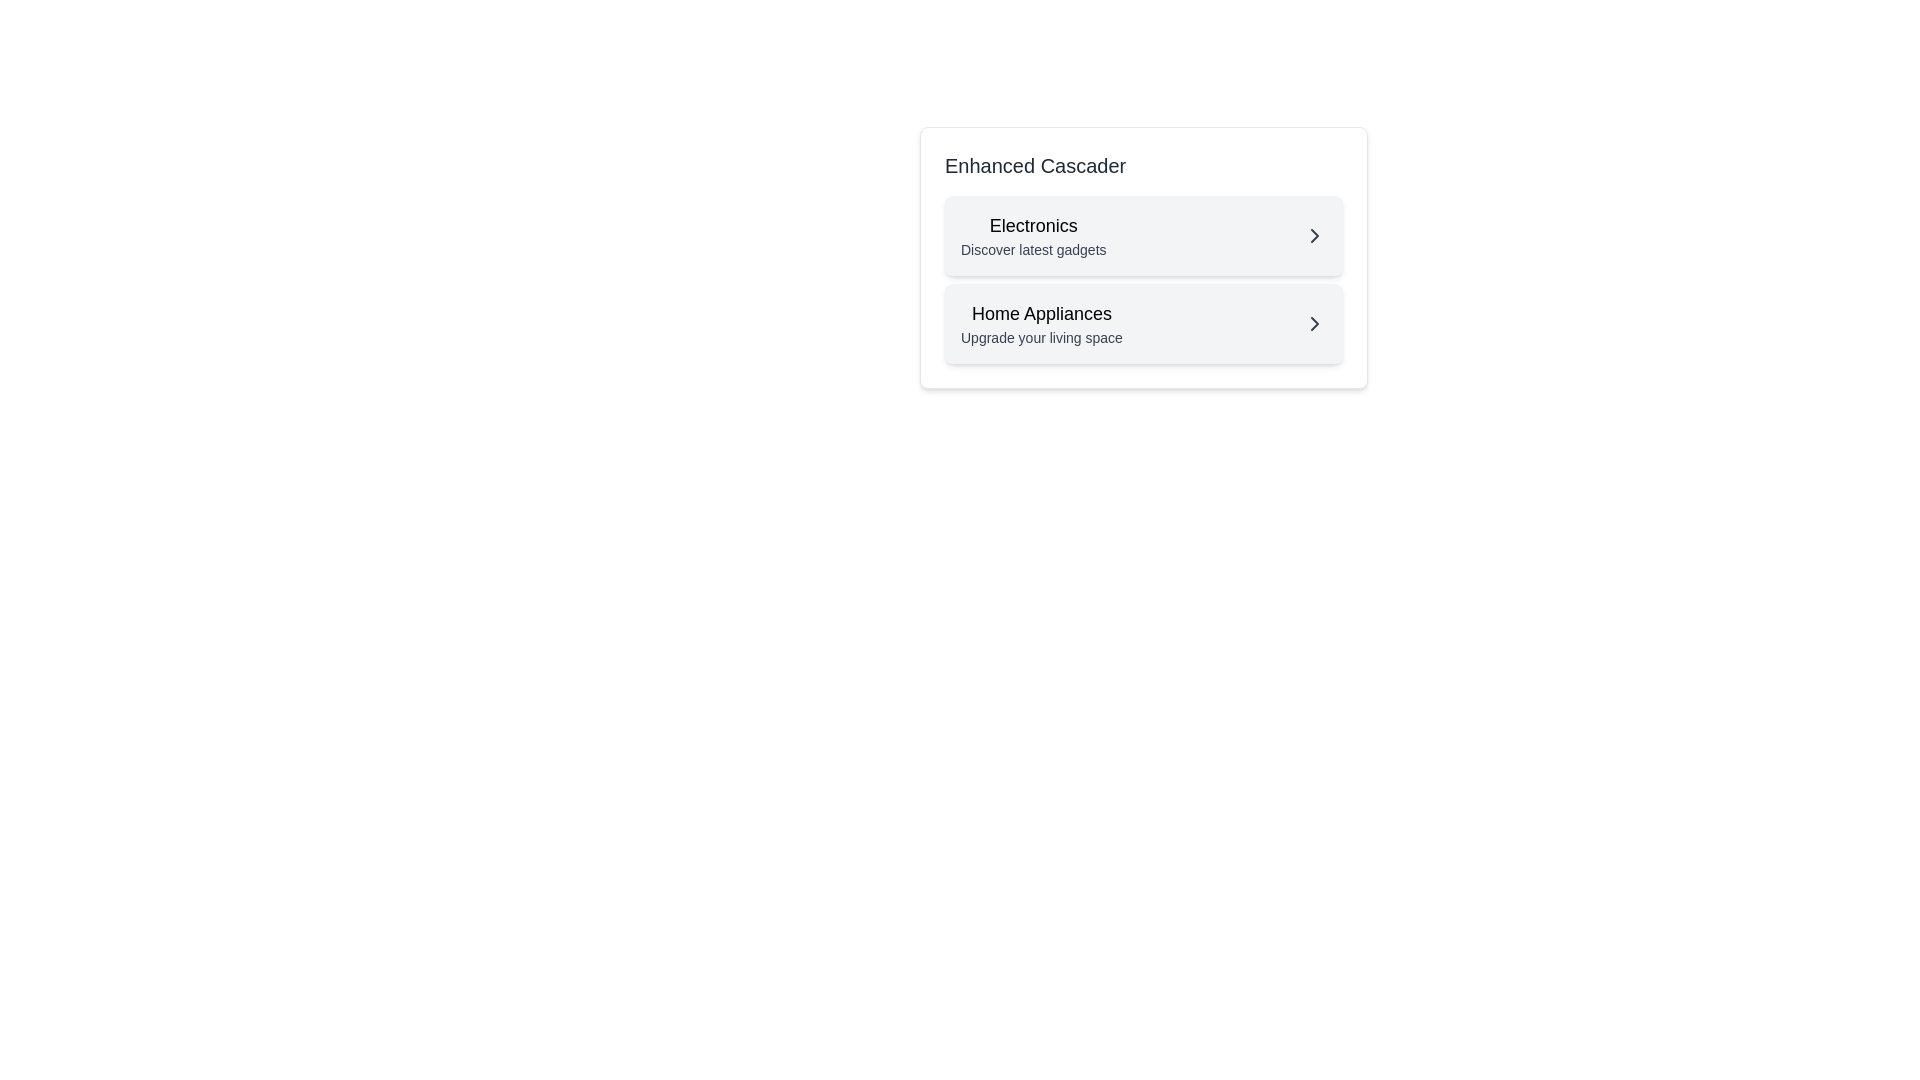  What do you see at coordinates (1315, 323) in the screenshot?
I see `the icon positioned in the second row labeled 'Home Appliances', located to the right of the 'Upgrade your living space' text` at bounding box center [1315, 323].